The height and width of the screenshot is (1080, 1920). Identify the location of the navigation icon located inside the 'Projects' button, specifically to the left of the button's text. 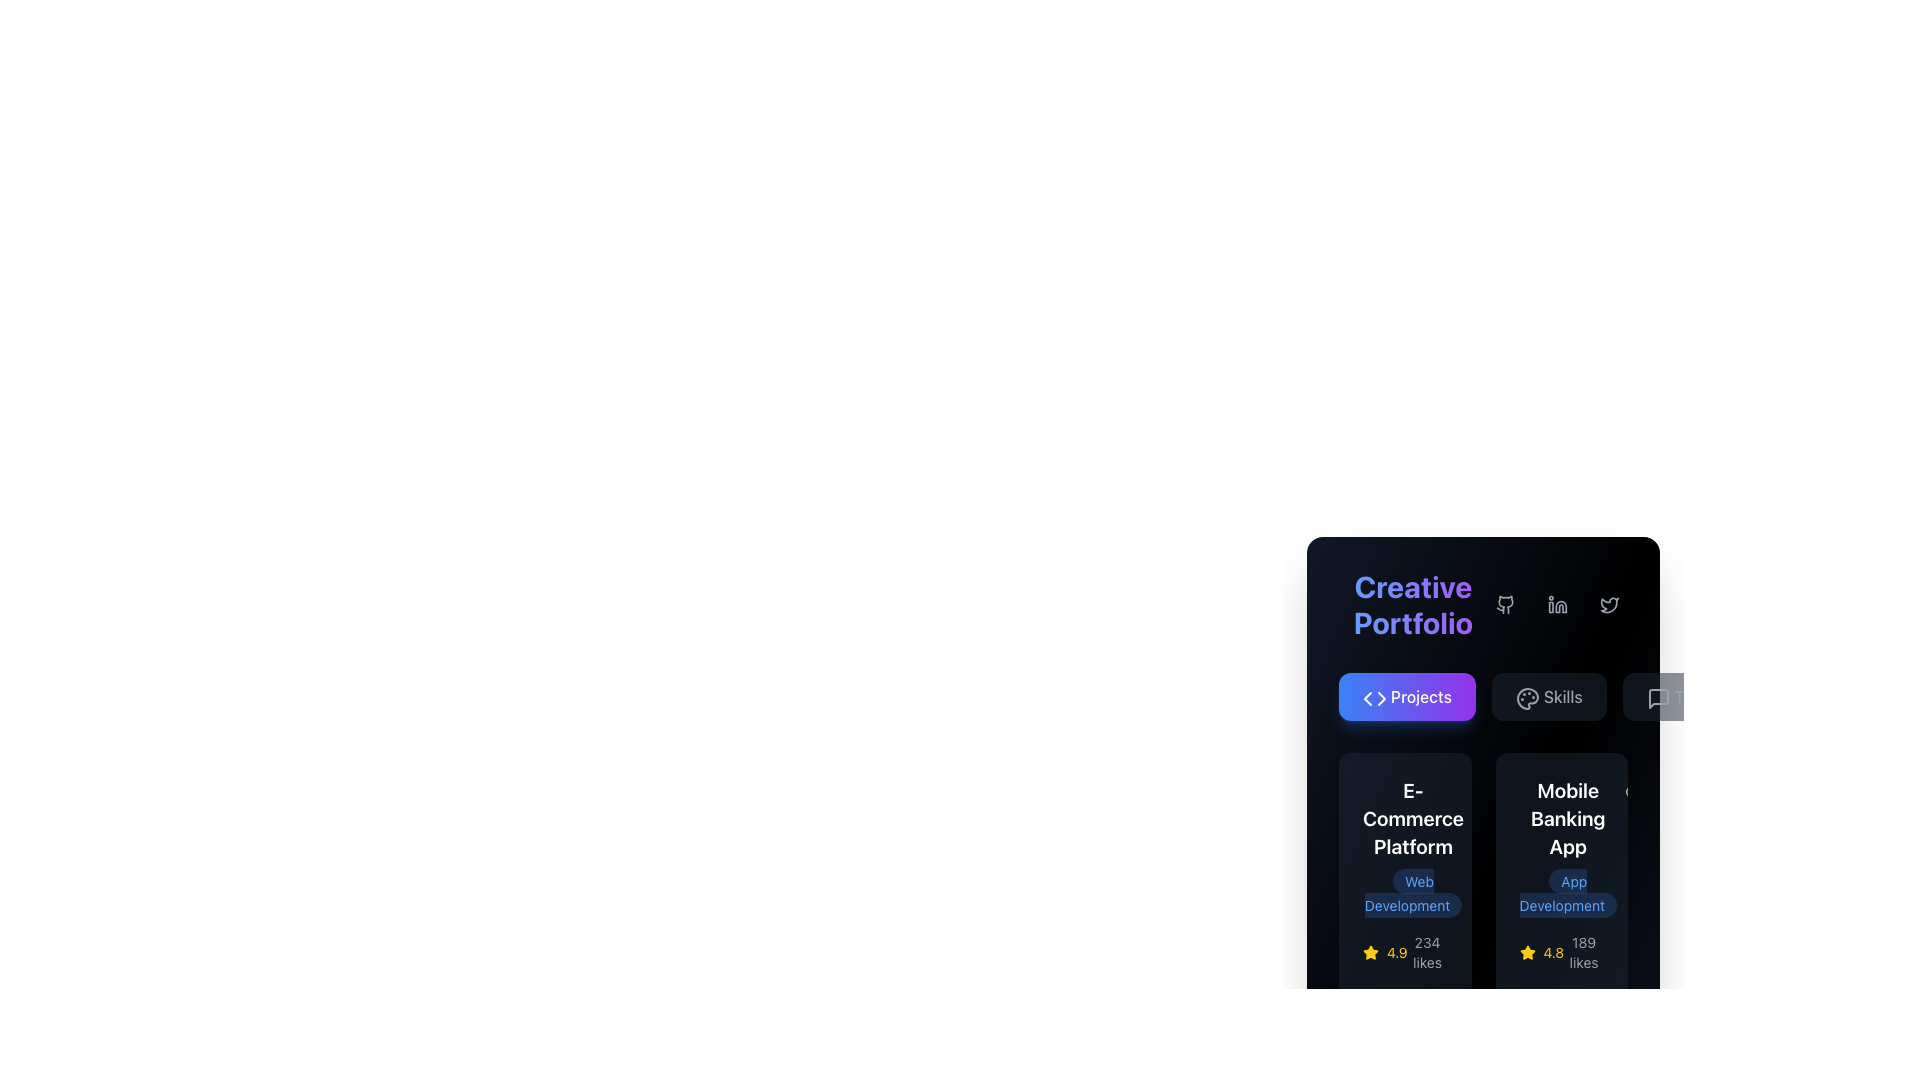
(1367, 697).